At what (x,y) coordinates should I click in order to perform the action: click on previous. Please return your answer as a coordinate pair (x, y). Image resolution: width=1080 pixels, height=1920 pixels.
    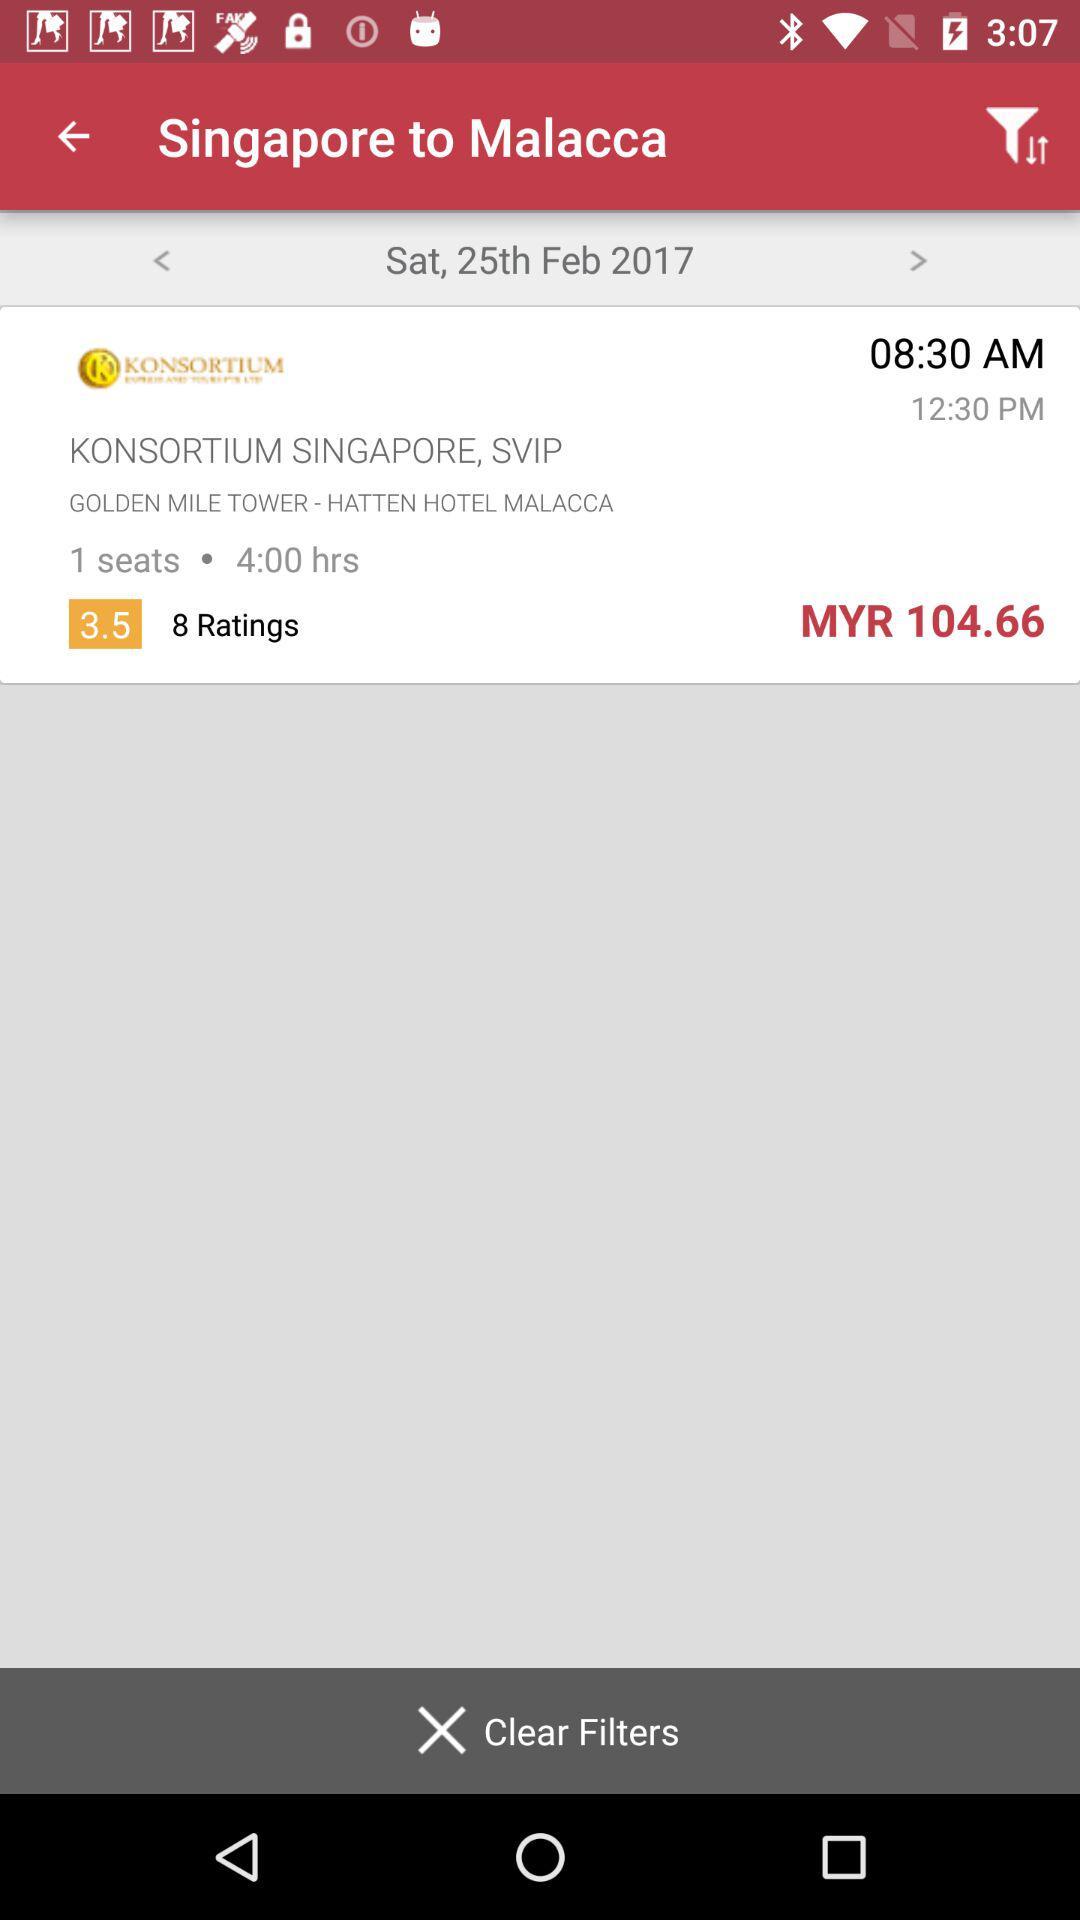
    Looking at the image, I should click on (159, 257).